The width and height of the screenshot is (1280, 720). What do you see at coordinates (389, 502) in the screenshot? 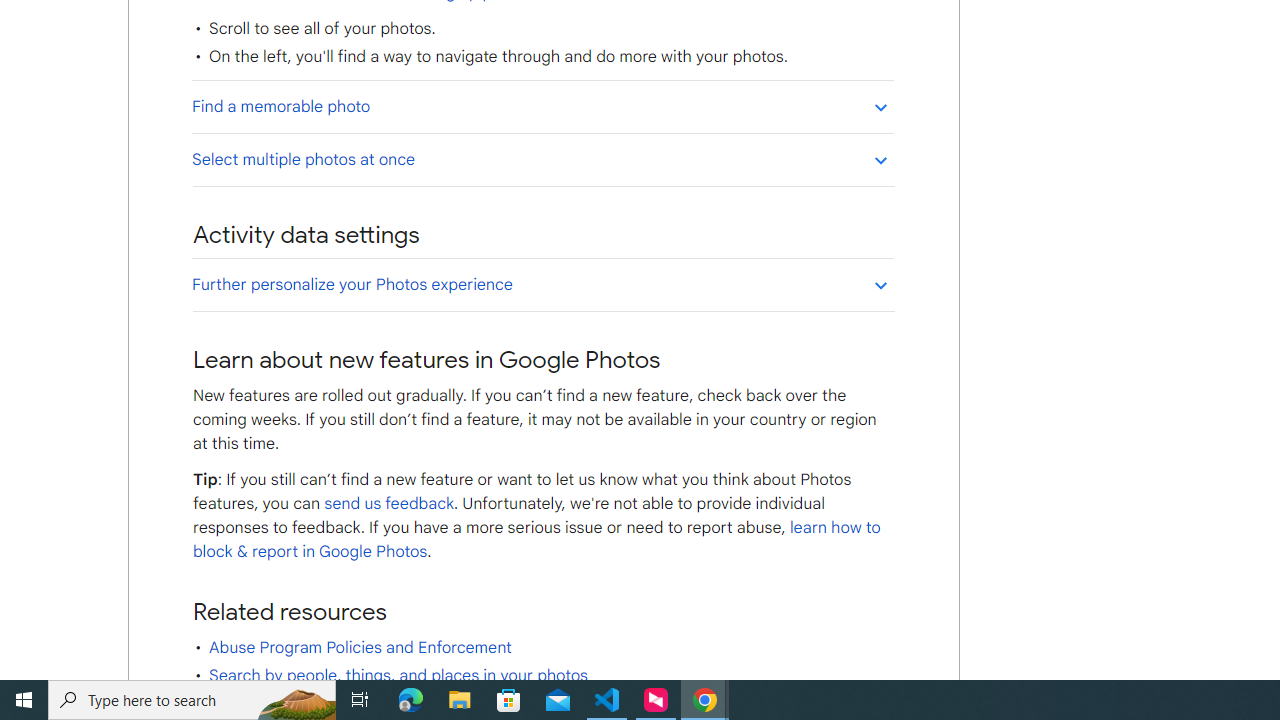
I see `'send us feedback'` at bounding box center [389, 502].